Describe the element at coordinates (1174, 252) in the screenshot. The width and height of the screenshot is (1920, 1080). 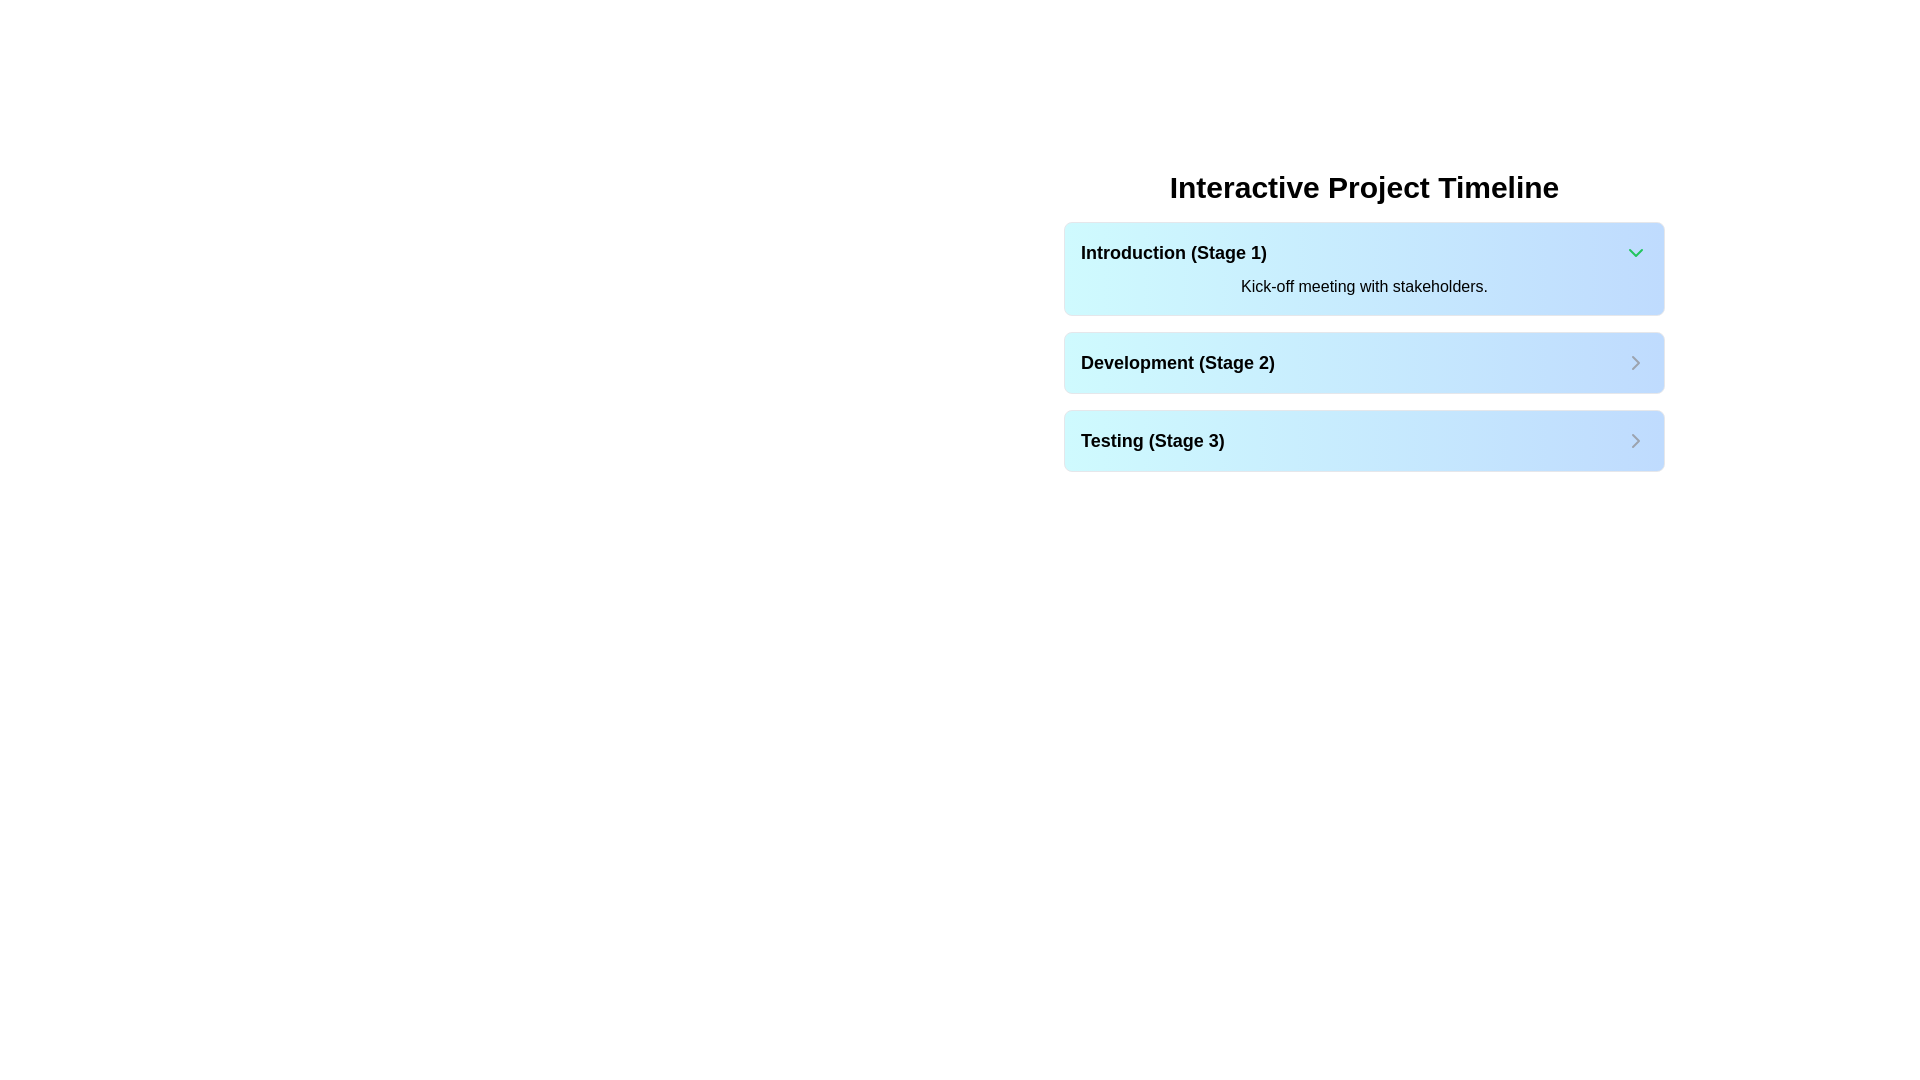
I see `text from the text label that says 'Introduction (Stage 1)' located at the top left of the blue gradient box` at that location.